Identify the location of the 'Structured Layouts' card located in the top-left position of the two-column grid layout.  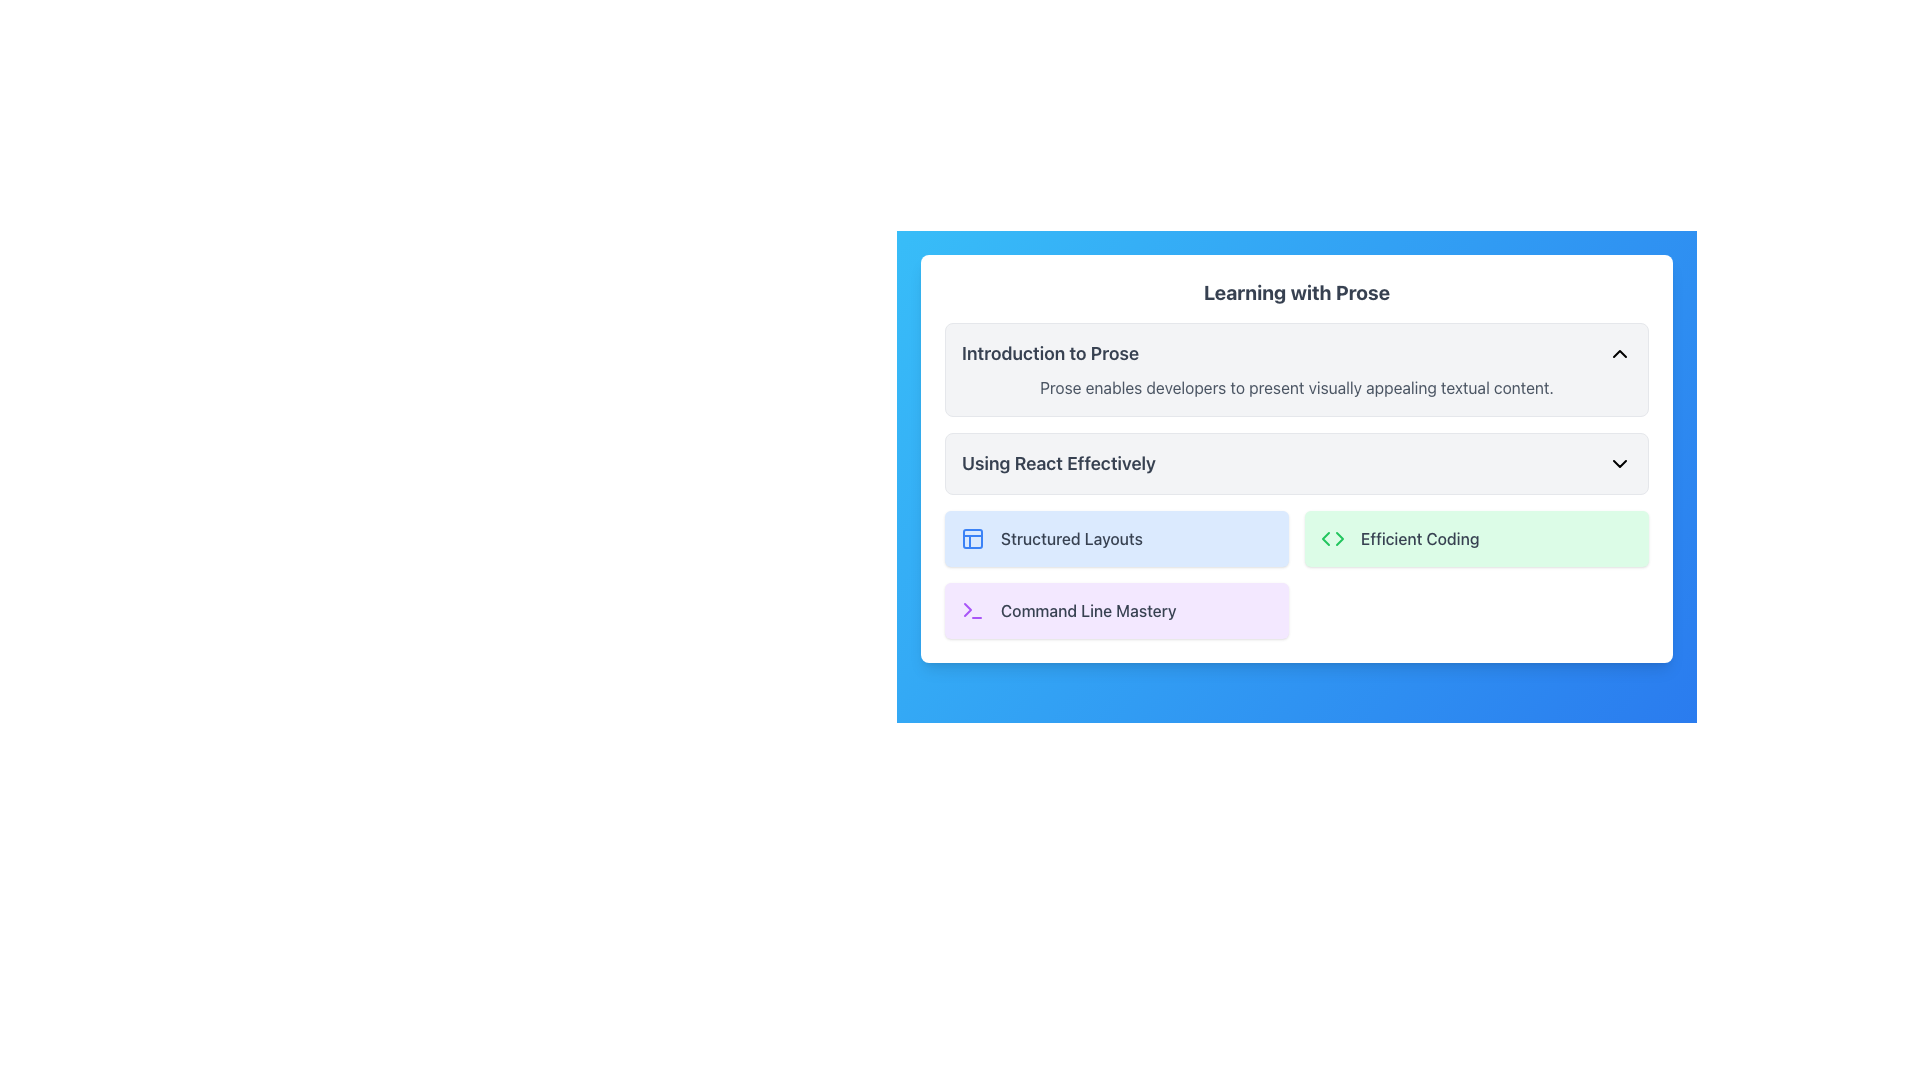
(1116, 538).